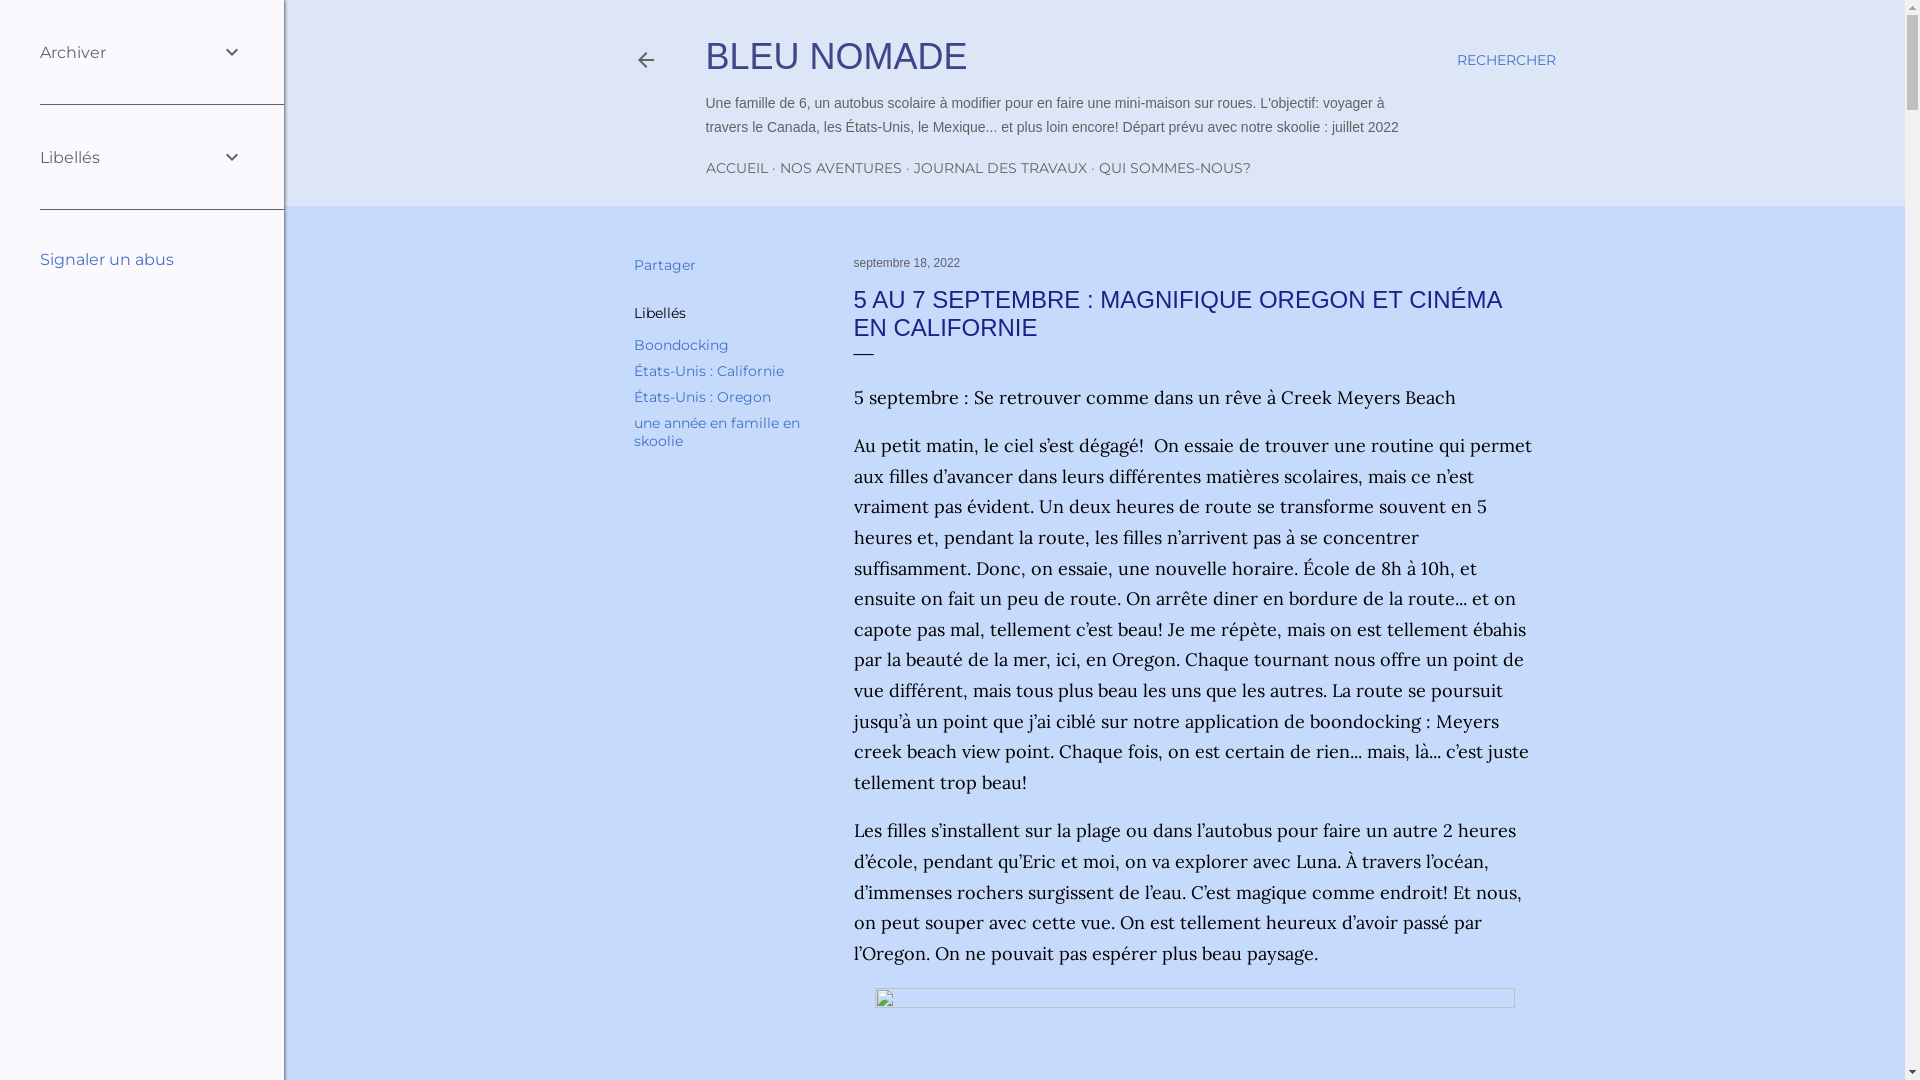  What do you see at coordinates (39, 258) in the screenshot?
I see `'Signaler un abus'` at bounding box center [39, 258].